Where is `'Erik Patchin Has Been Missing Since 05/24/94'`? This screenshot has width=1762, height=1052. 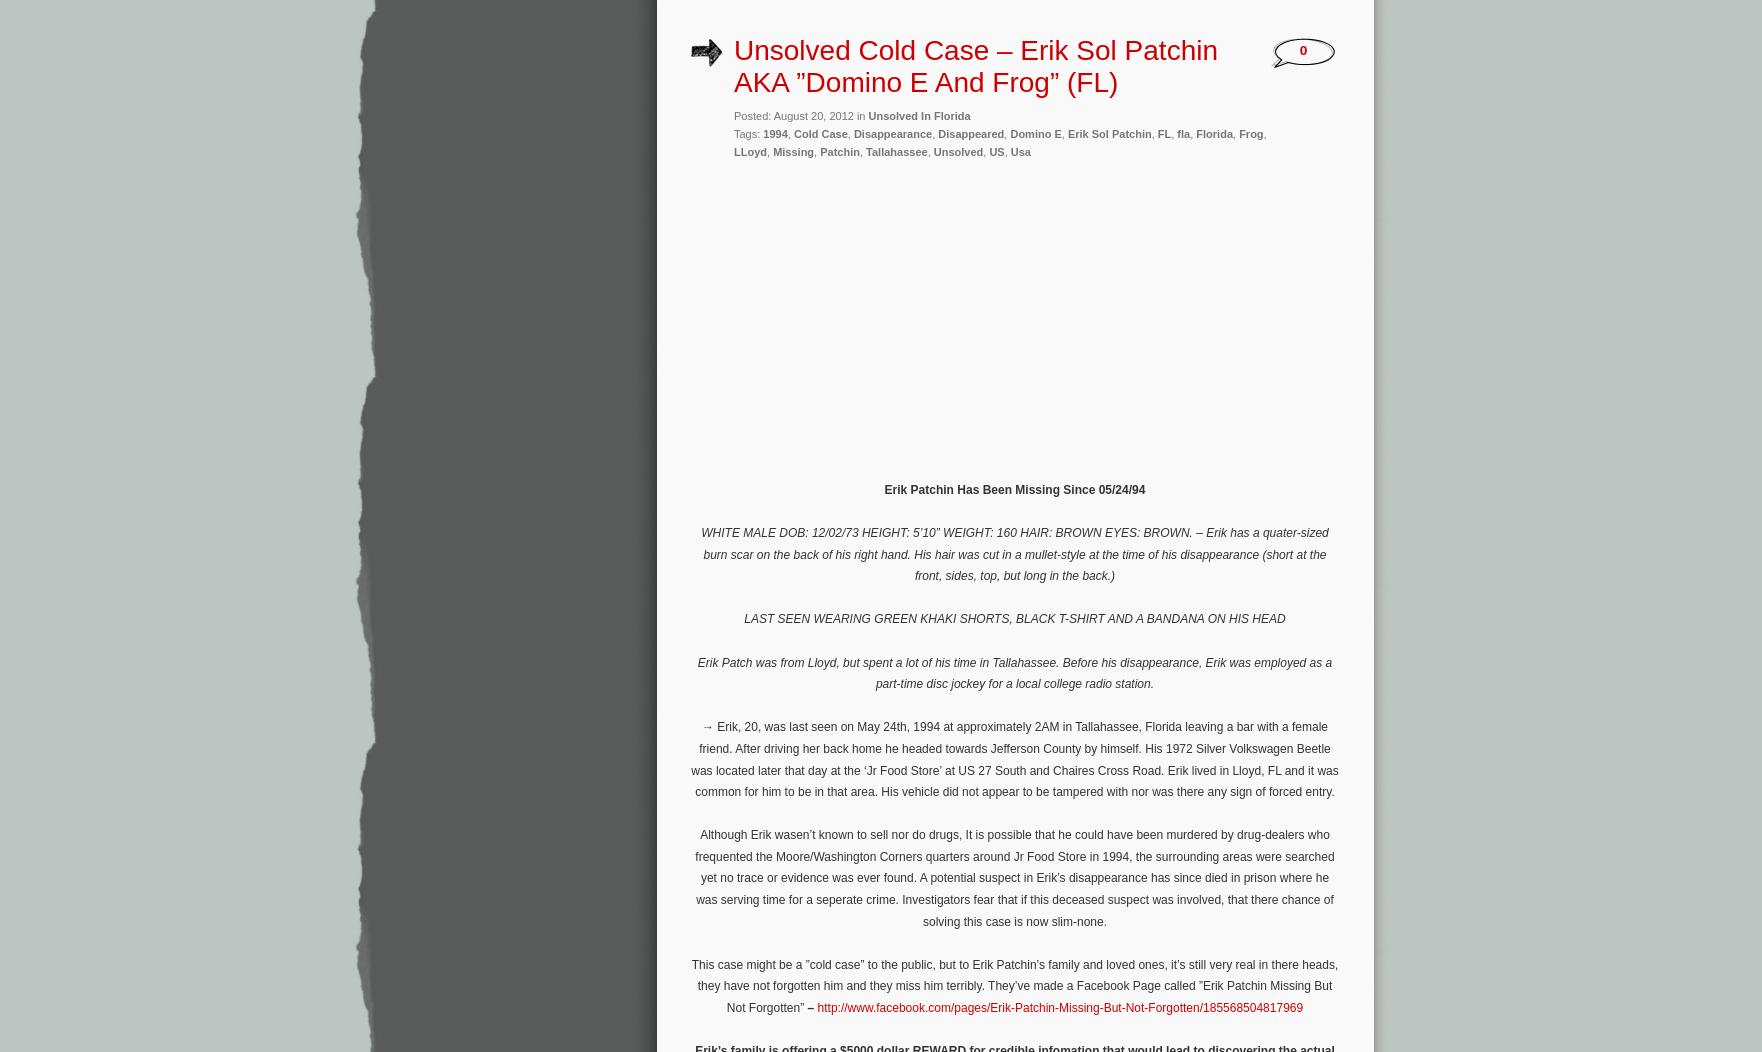 'Erik Patchin Has Been Missing Since 05/24/94' is located at coordinates (1014, 487).